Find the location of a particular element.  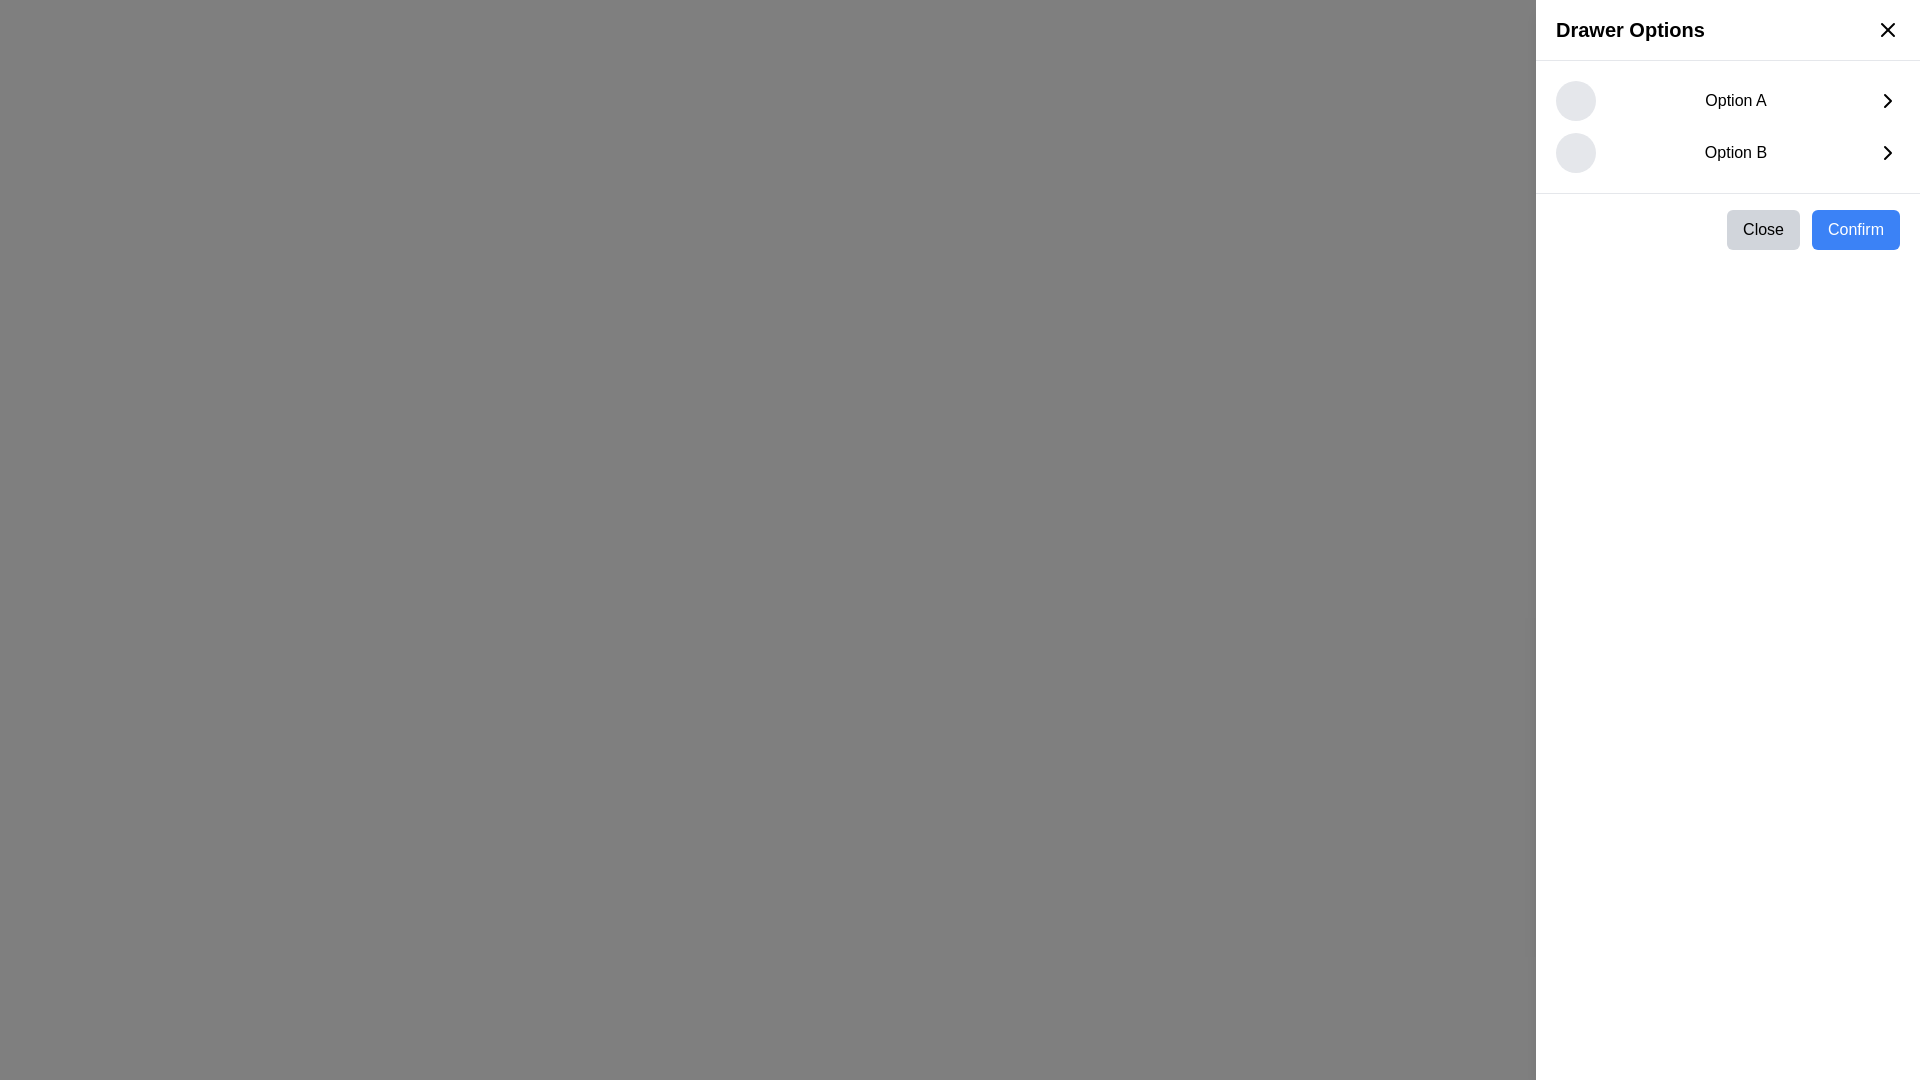

bold and prominent static text label stating 'Drawer Options' located at the top-left corner of the side drawer interface is located at coordinates (1630, 30).